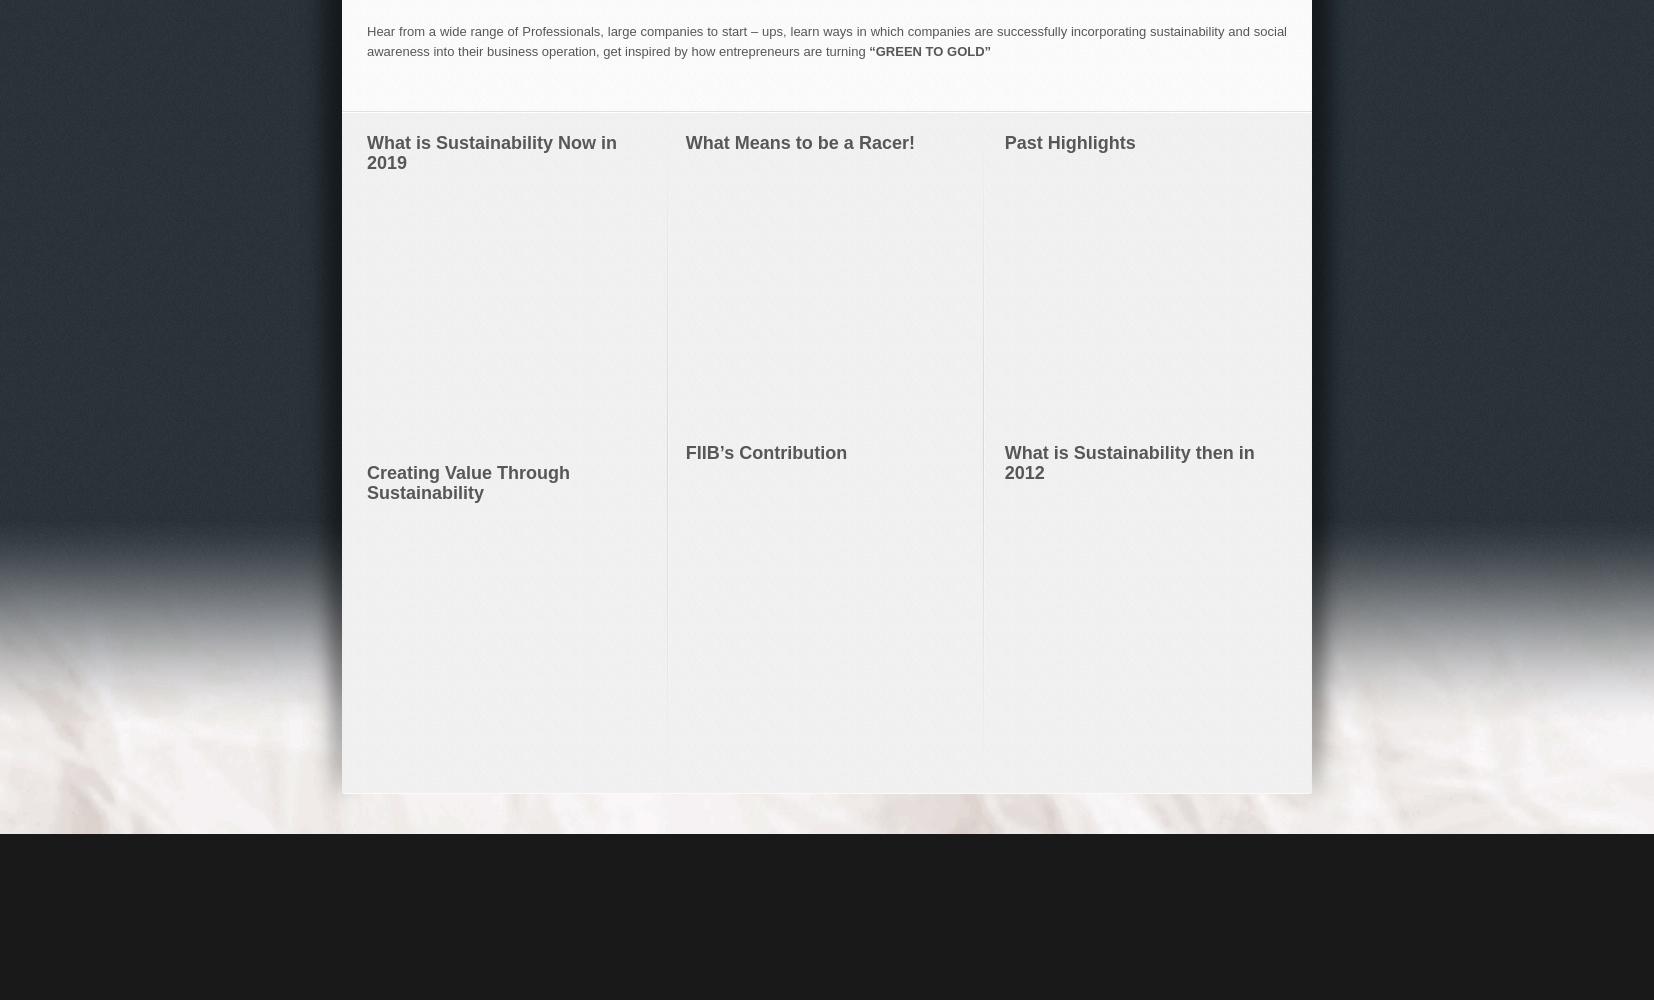 The height and width of the screenshot is (1000, 1654). Describe the element at coordinates (366, 481) in the screenshot. I see `'Creating Value Through Sustainability'` at that location.